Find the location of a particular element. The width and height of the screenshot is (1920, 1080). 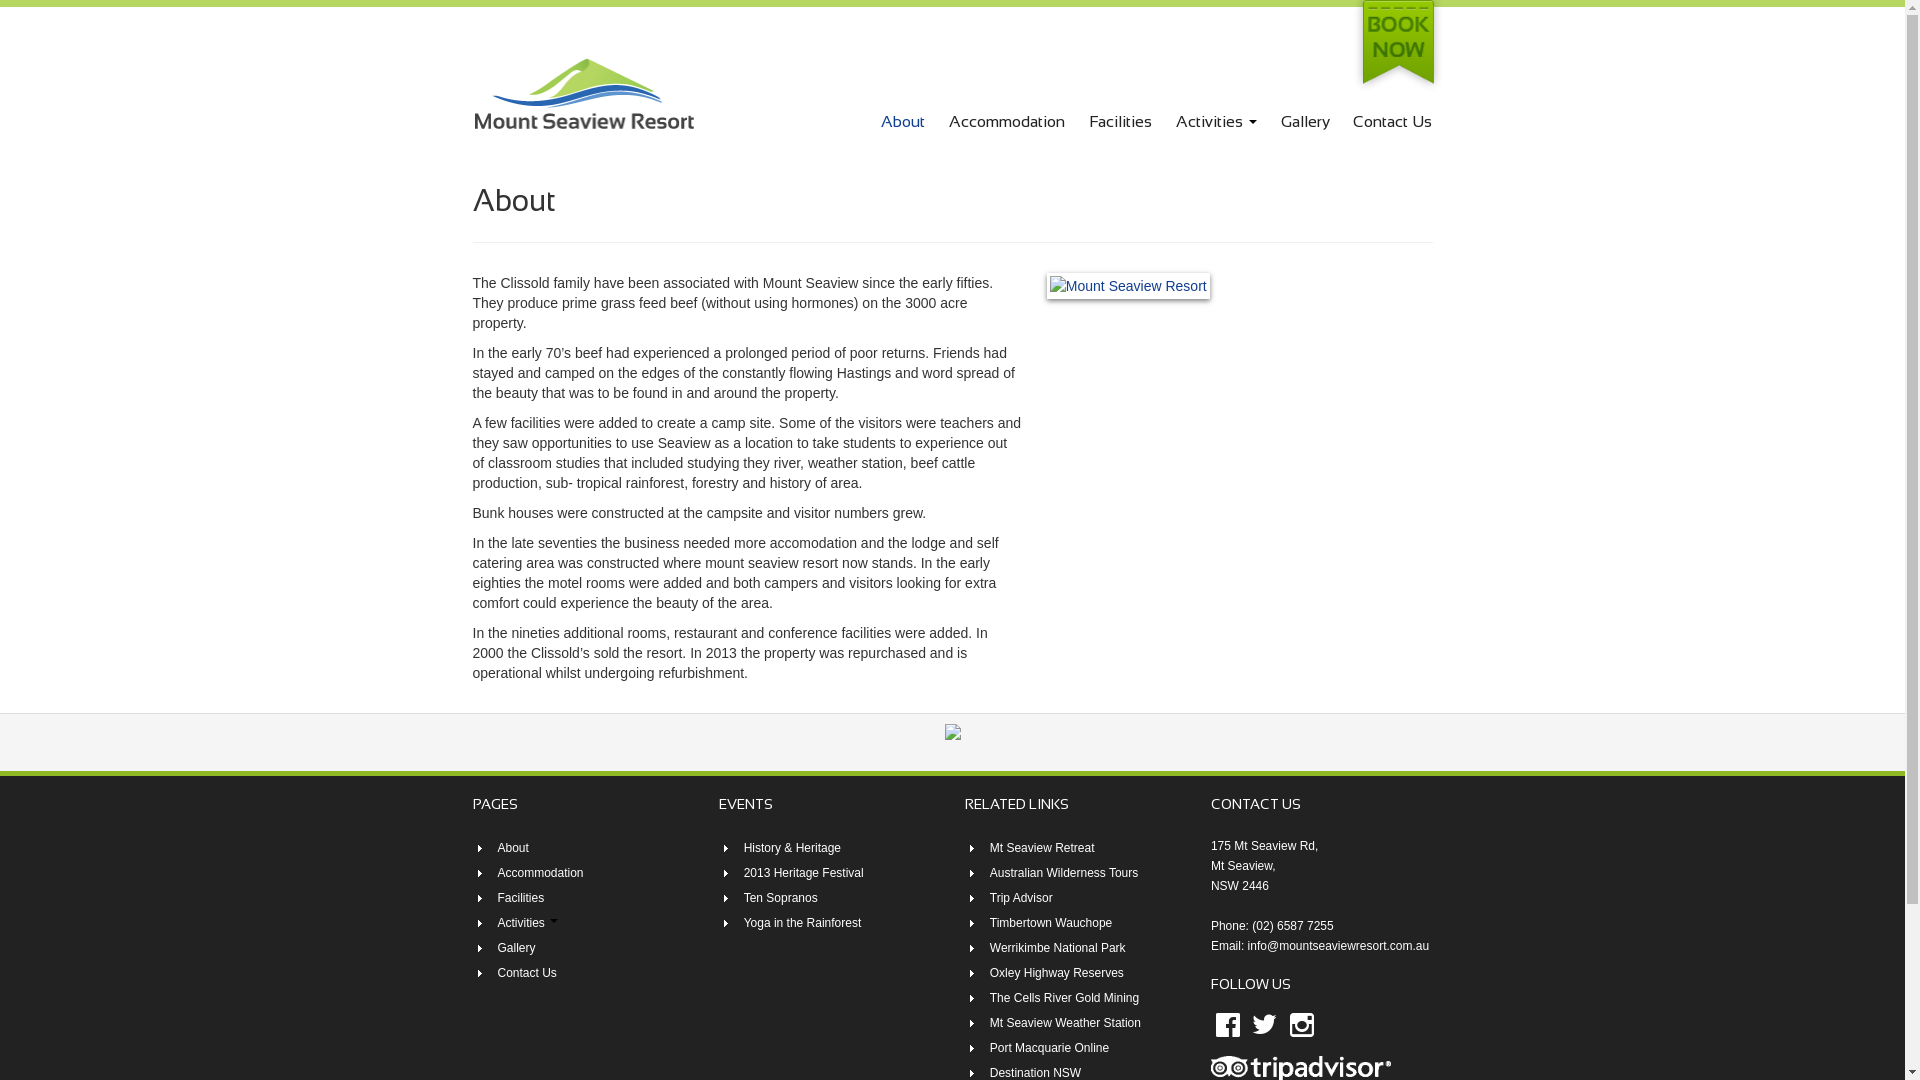

'Mount Seaview Resort' is located at coordinates (470, 92).